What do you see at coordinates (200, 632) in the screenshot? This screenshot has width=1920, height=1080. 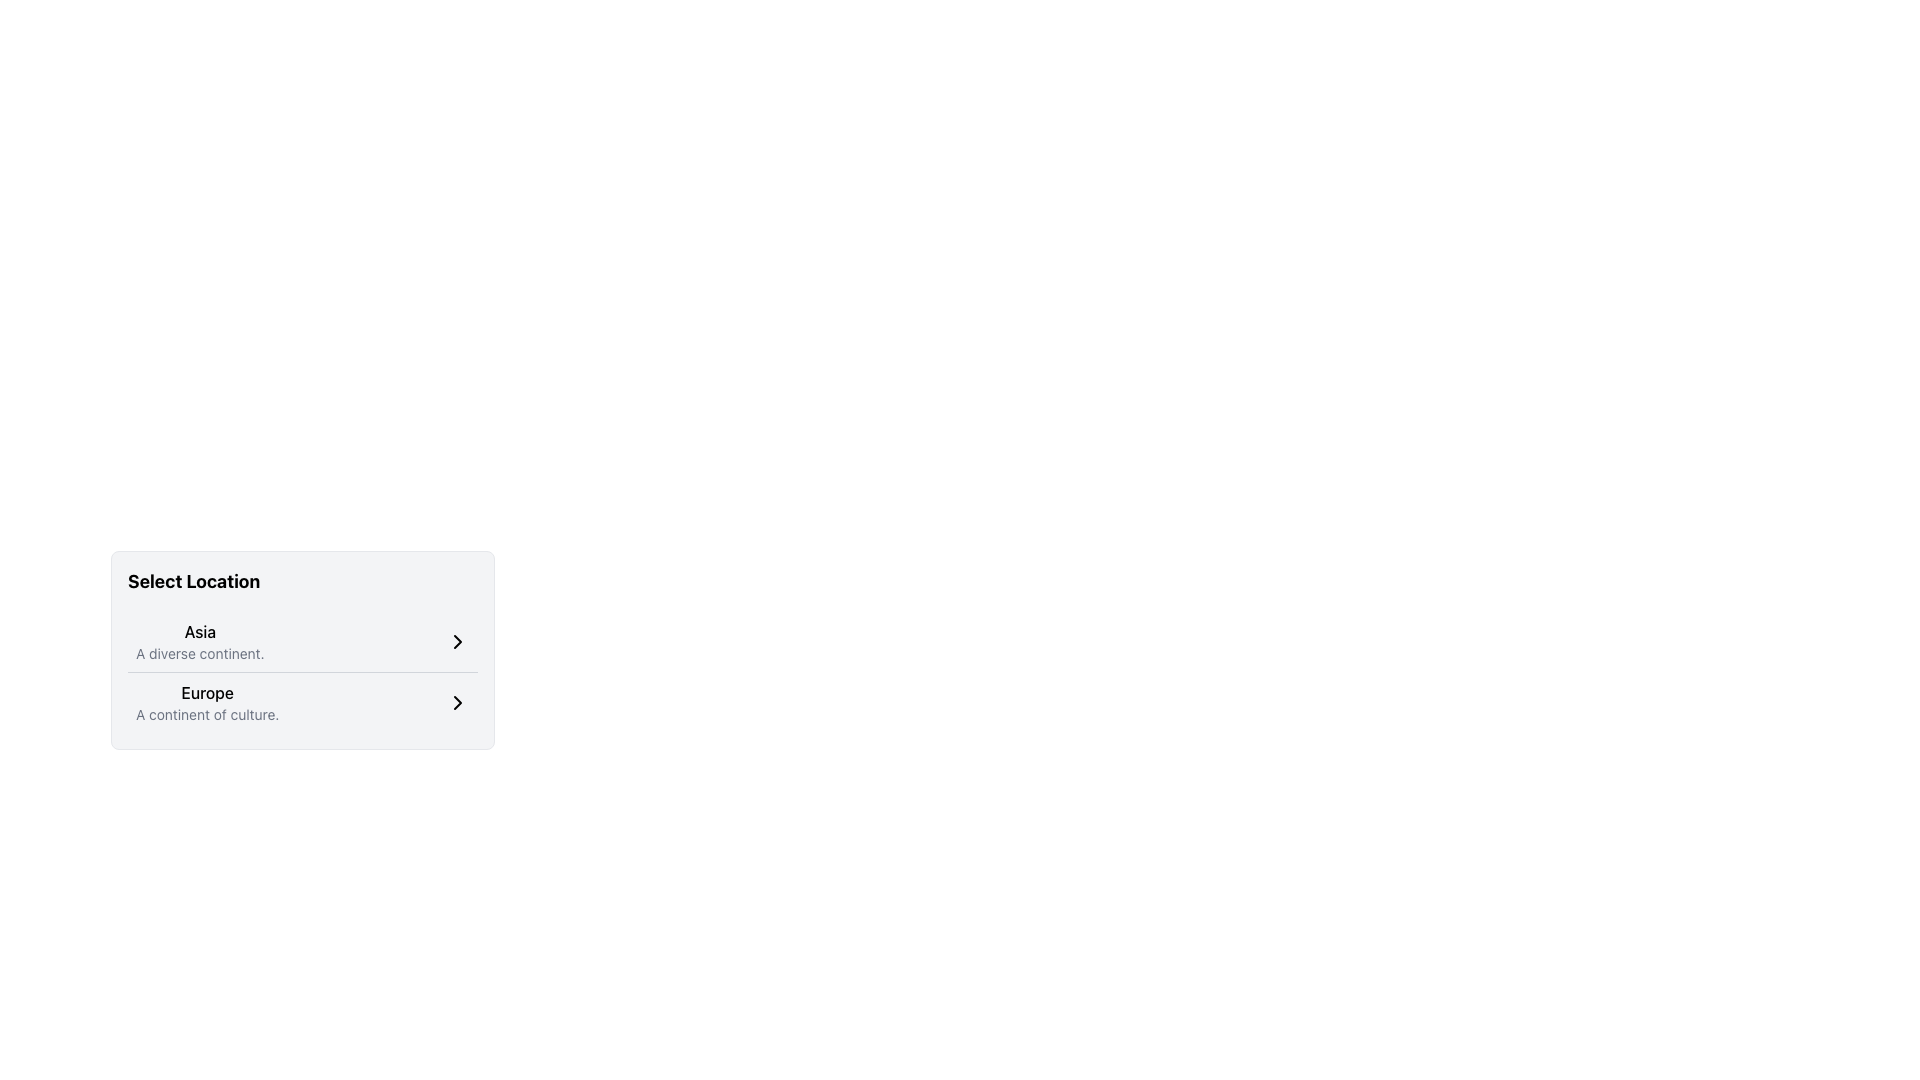 I see `the text label 'Asia' which is the first item in the vertical menu under 'Select Location'` at bounding box center [200, 632].